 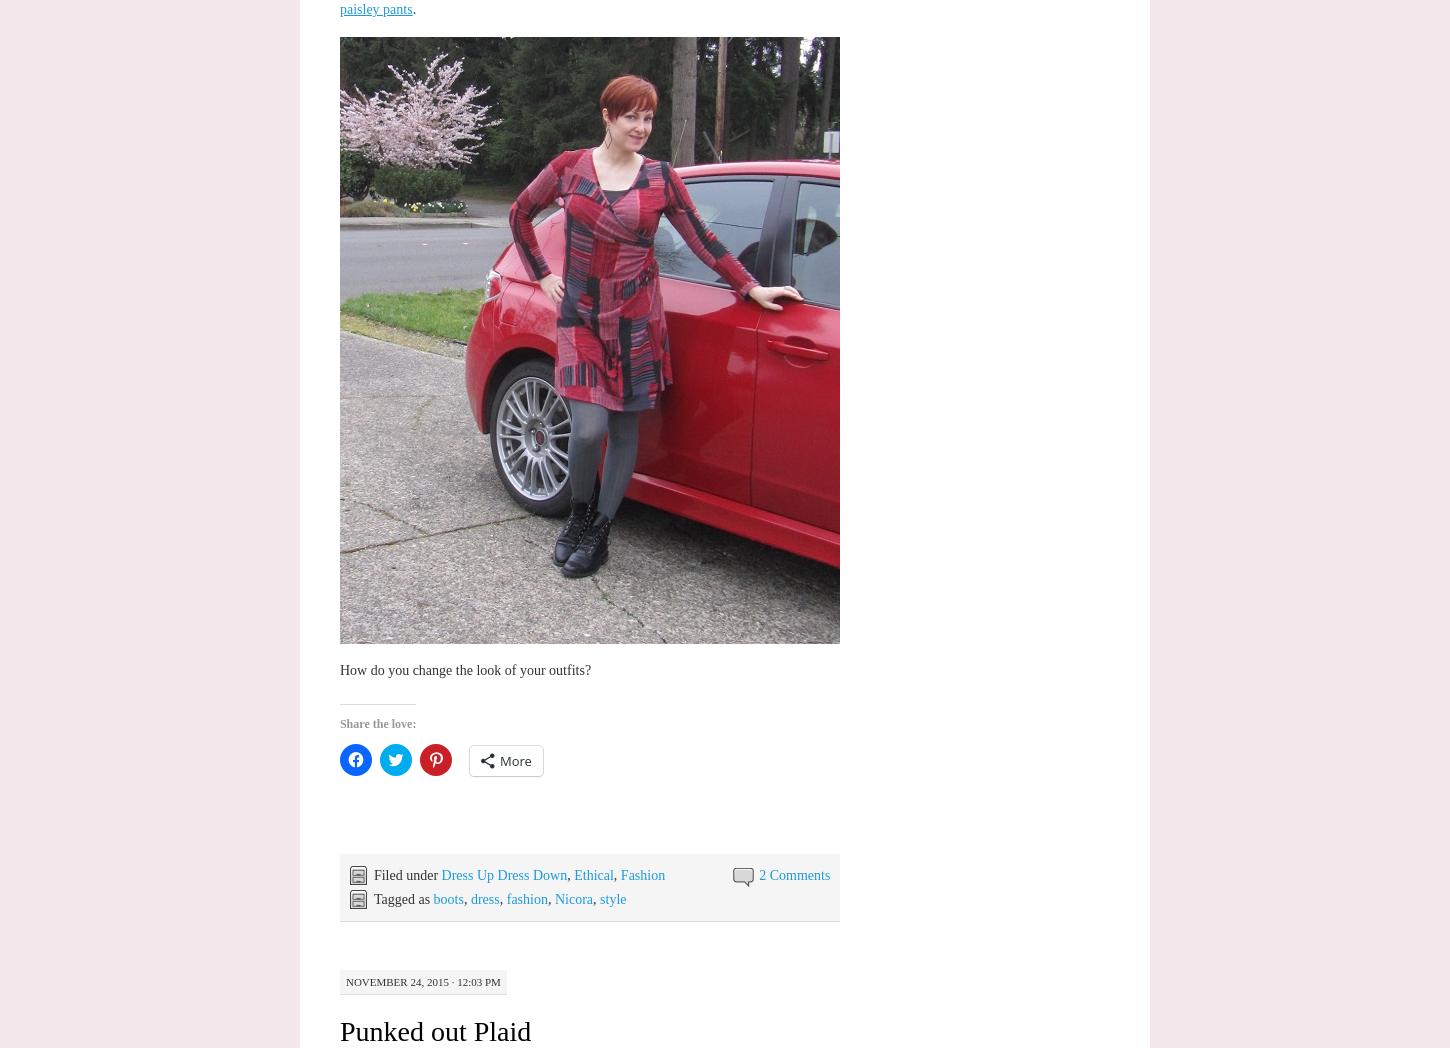 I want to click on 'Tagged as', so click(x=401, y=897).